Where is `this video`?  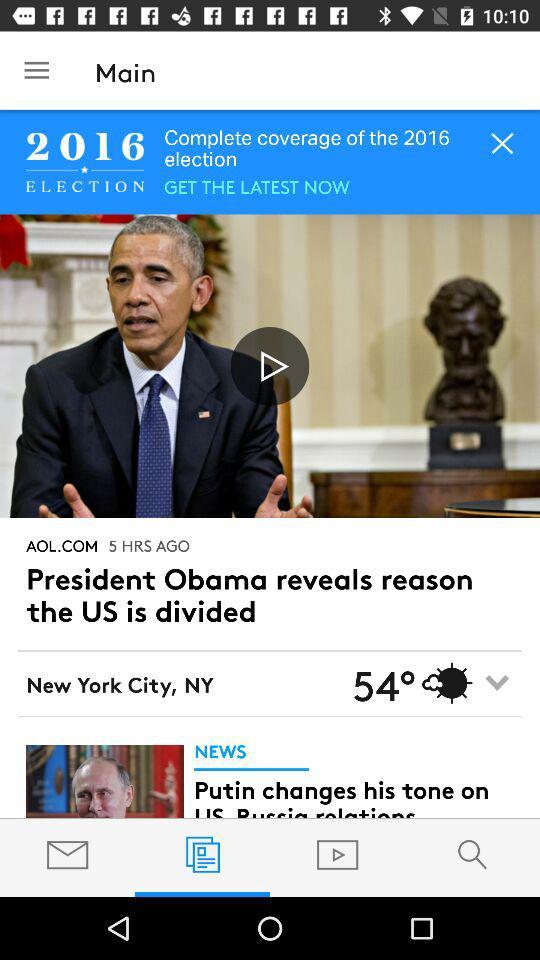
this video is located at coordinates (270, 365).